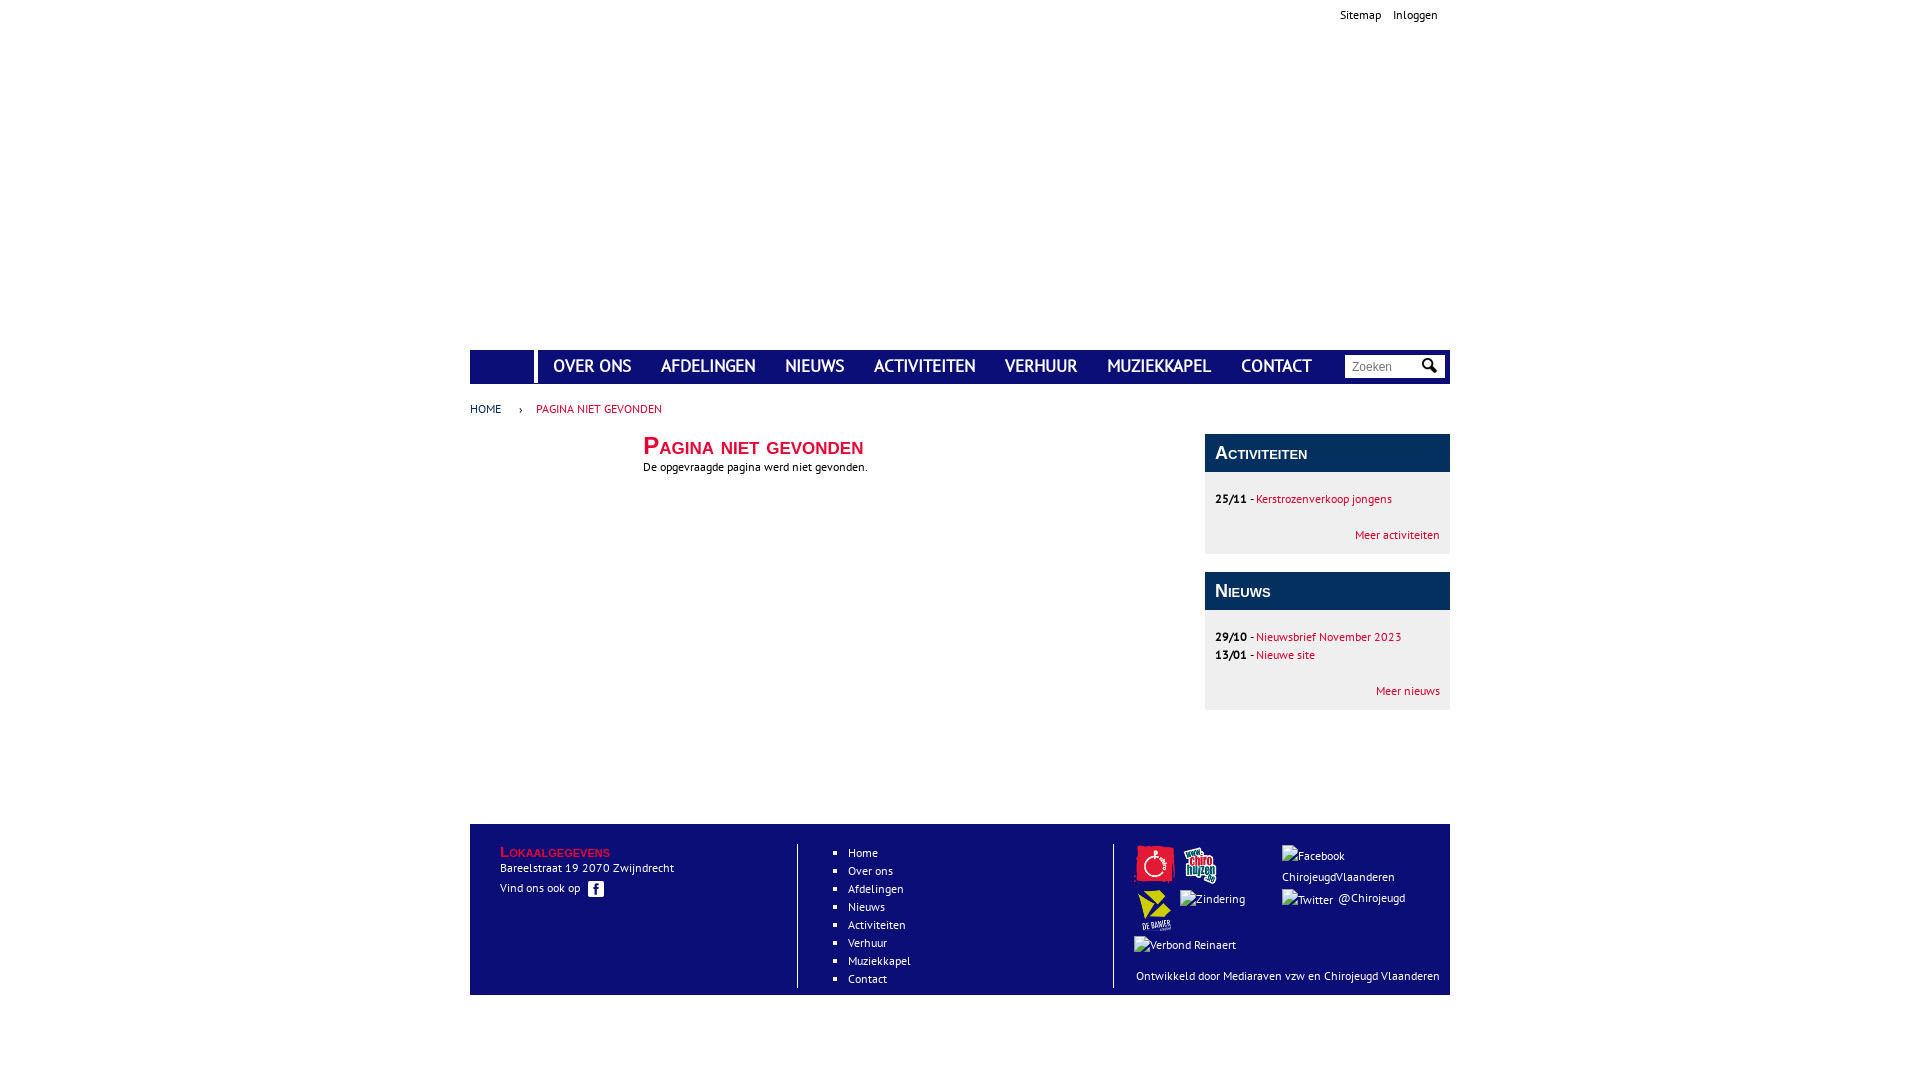  What do you see at coordinates (870, 869) in the screenshot?
I see `'Over ons'` at bounding box center [870, 869].